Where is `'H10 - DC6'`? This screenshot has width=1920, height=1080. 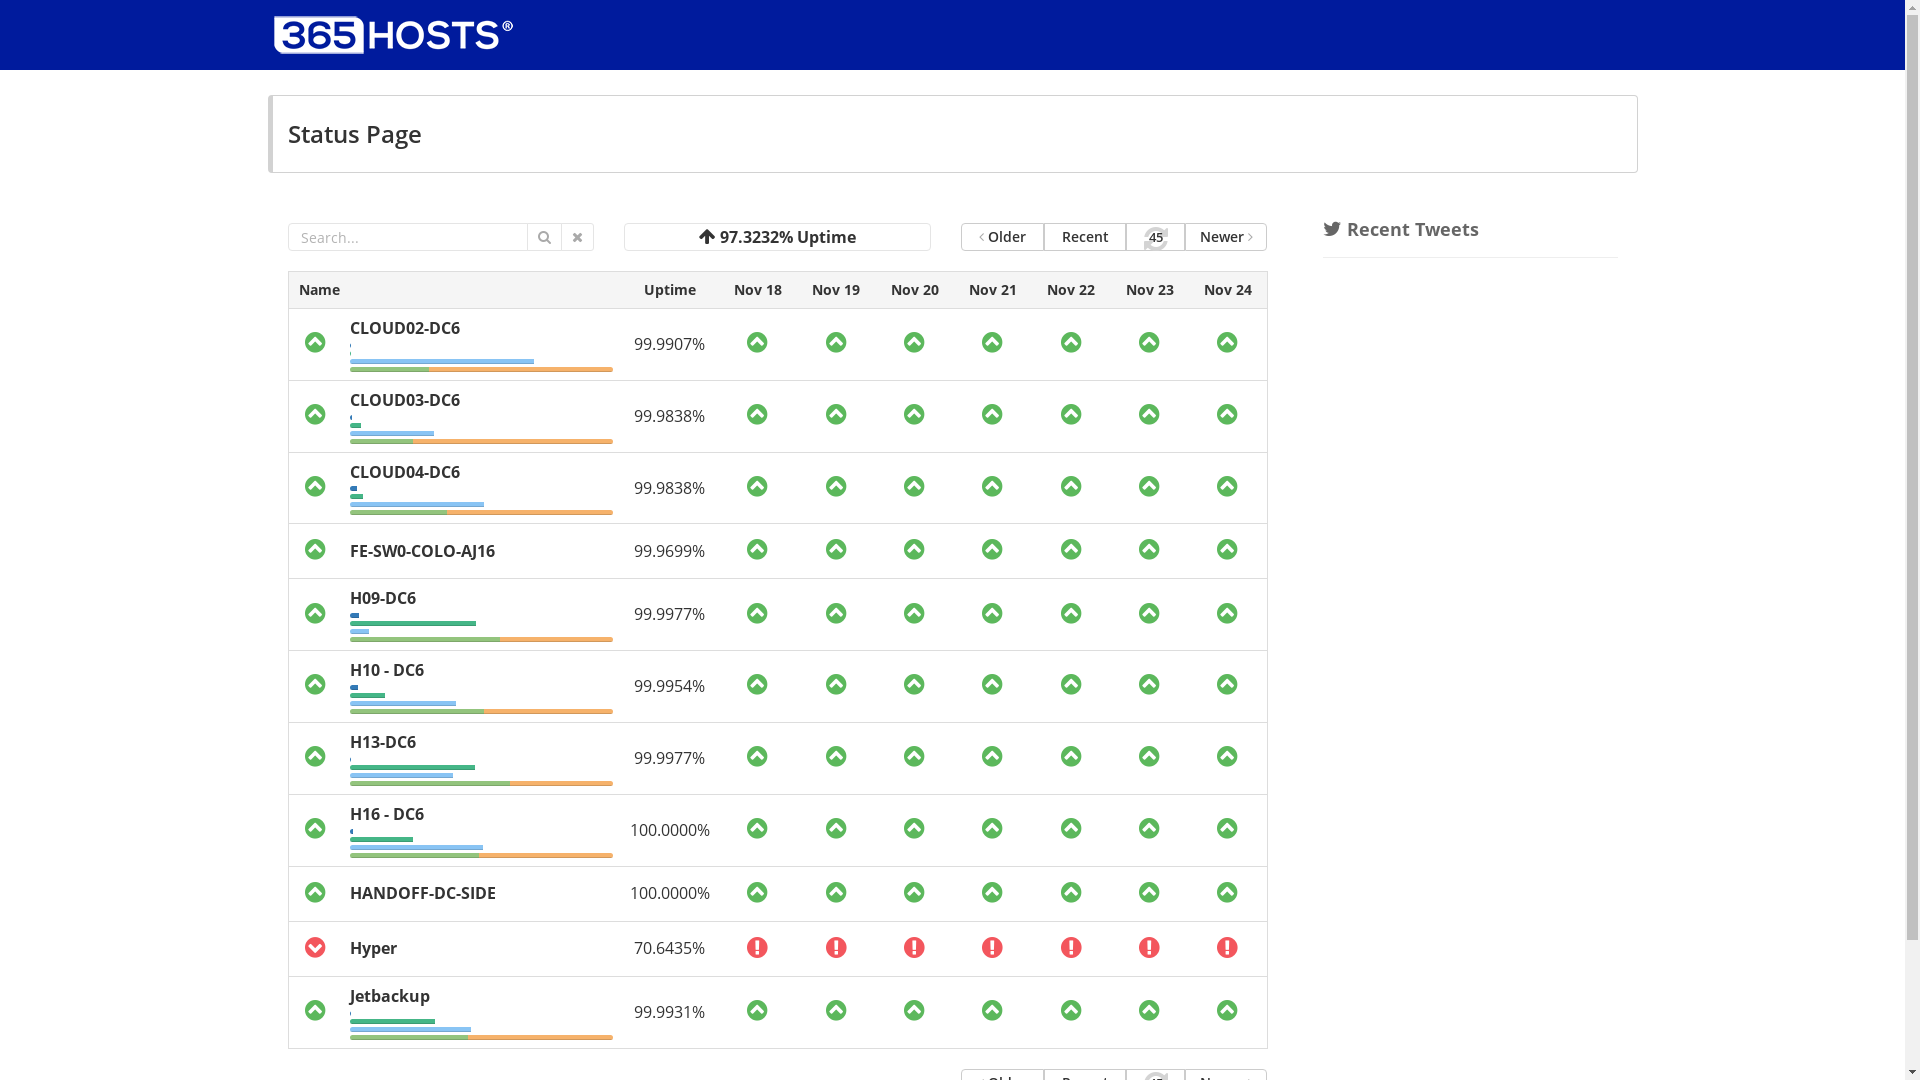
'H10 - DC6' is located at coordinates (387, 670).